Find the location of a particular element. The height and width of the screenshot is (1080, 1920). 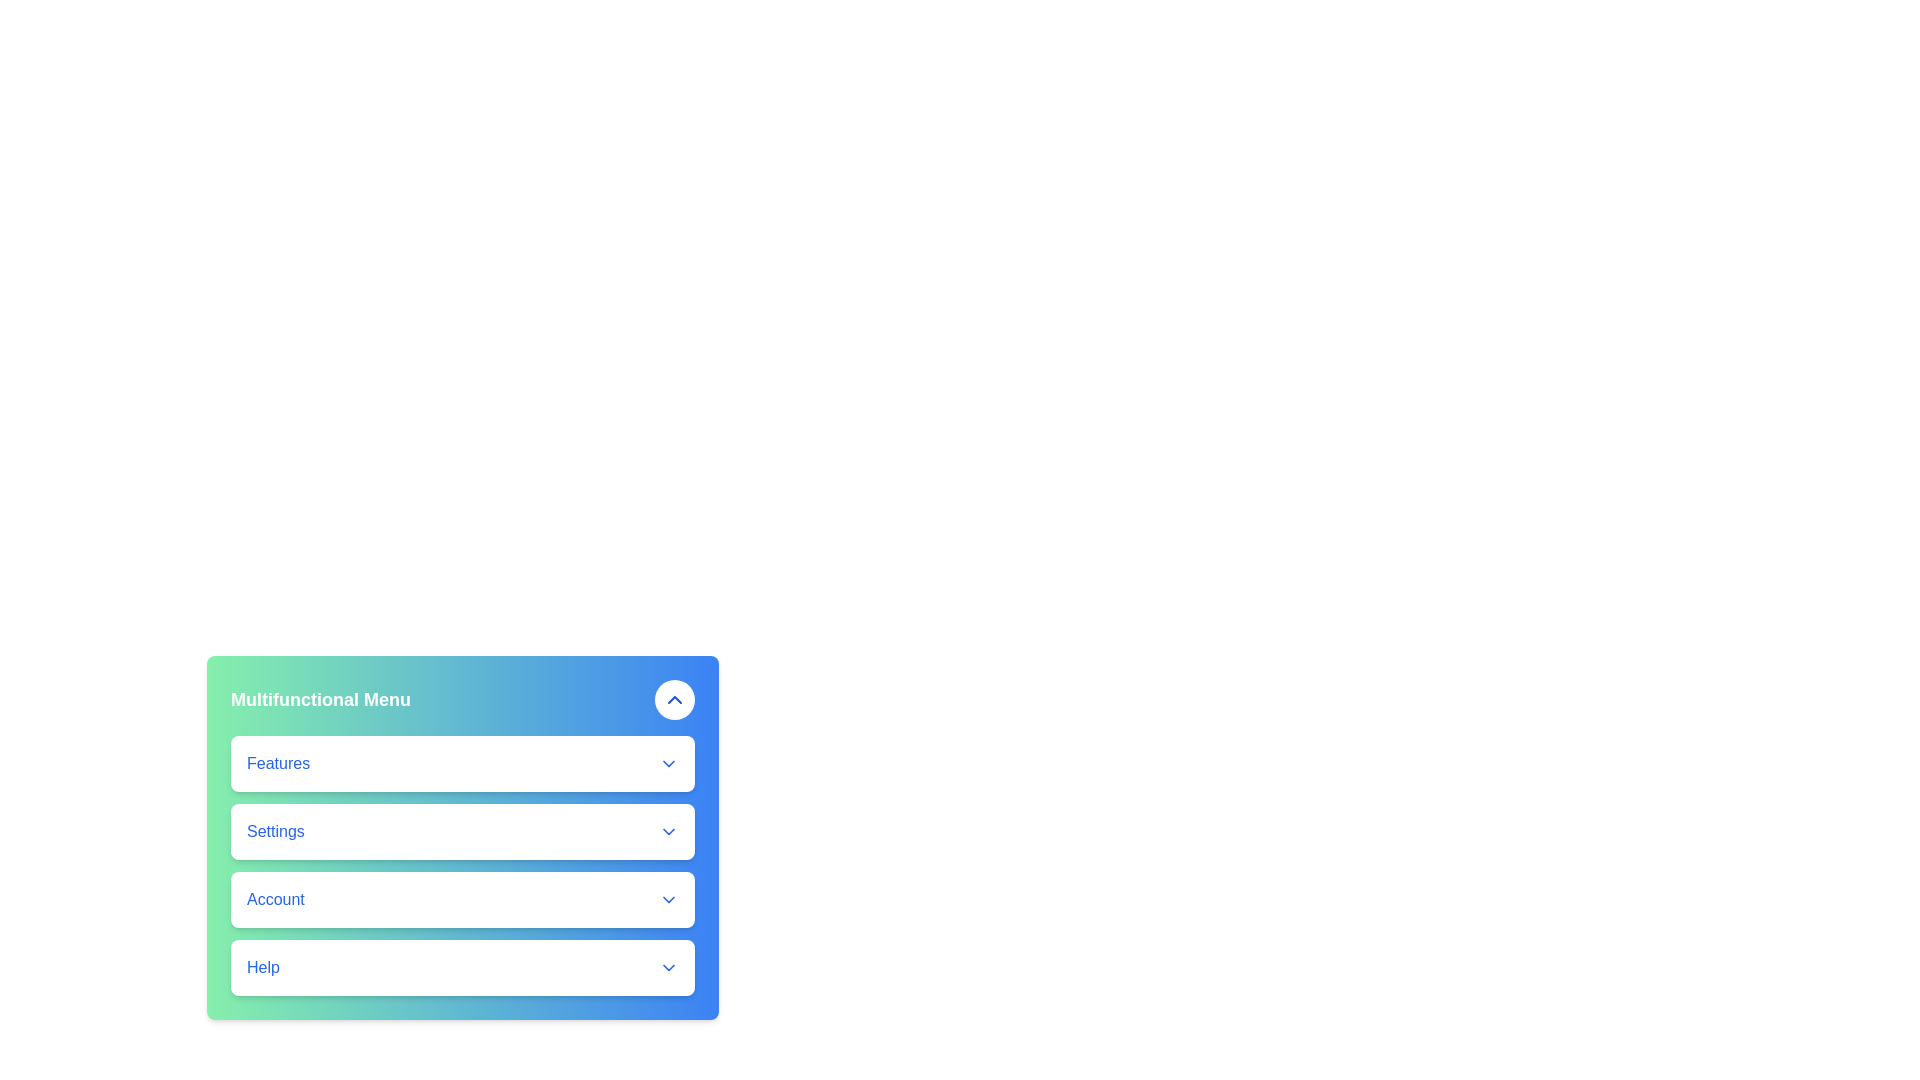

the 'Settings' text label, which is displayed in blue on a white background with rounded corners, positioned between 'Features' and 'Account' is located at coordinates (274, 832).